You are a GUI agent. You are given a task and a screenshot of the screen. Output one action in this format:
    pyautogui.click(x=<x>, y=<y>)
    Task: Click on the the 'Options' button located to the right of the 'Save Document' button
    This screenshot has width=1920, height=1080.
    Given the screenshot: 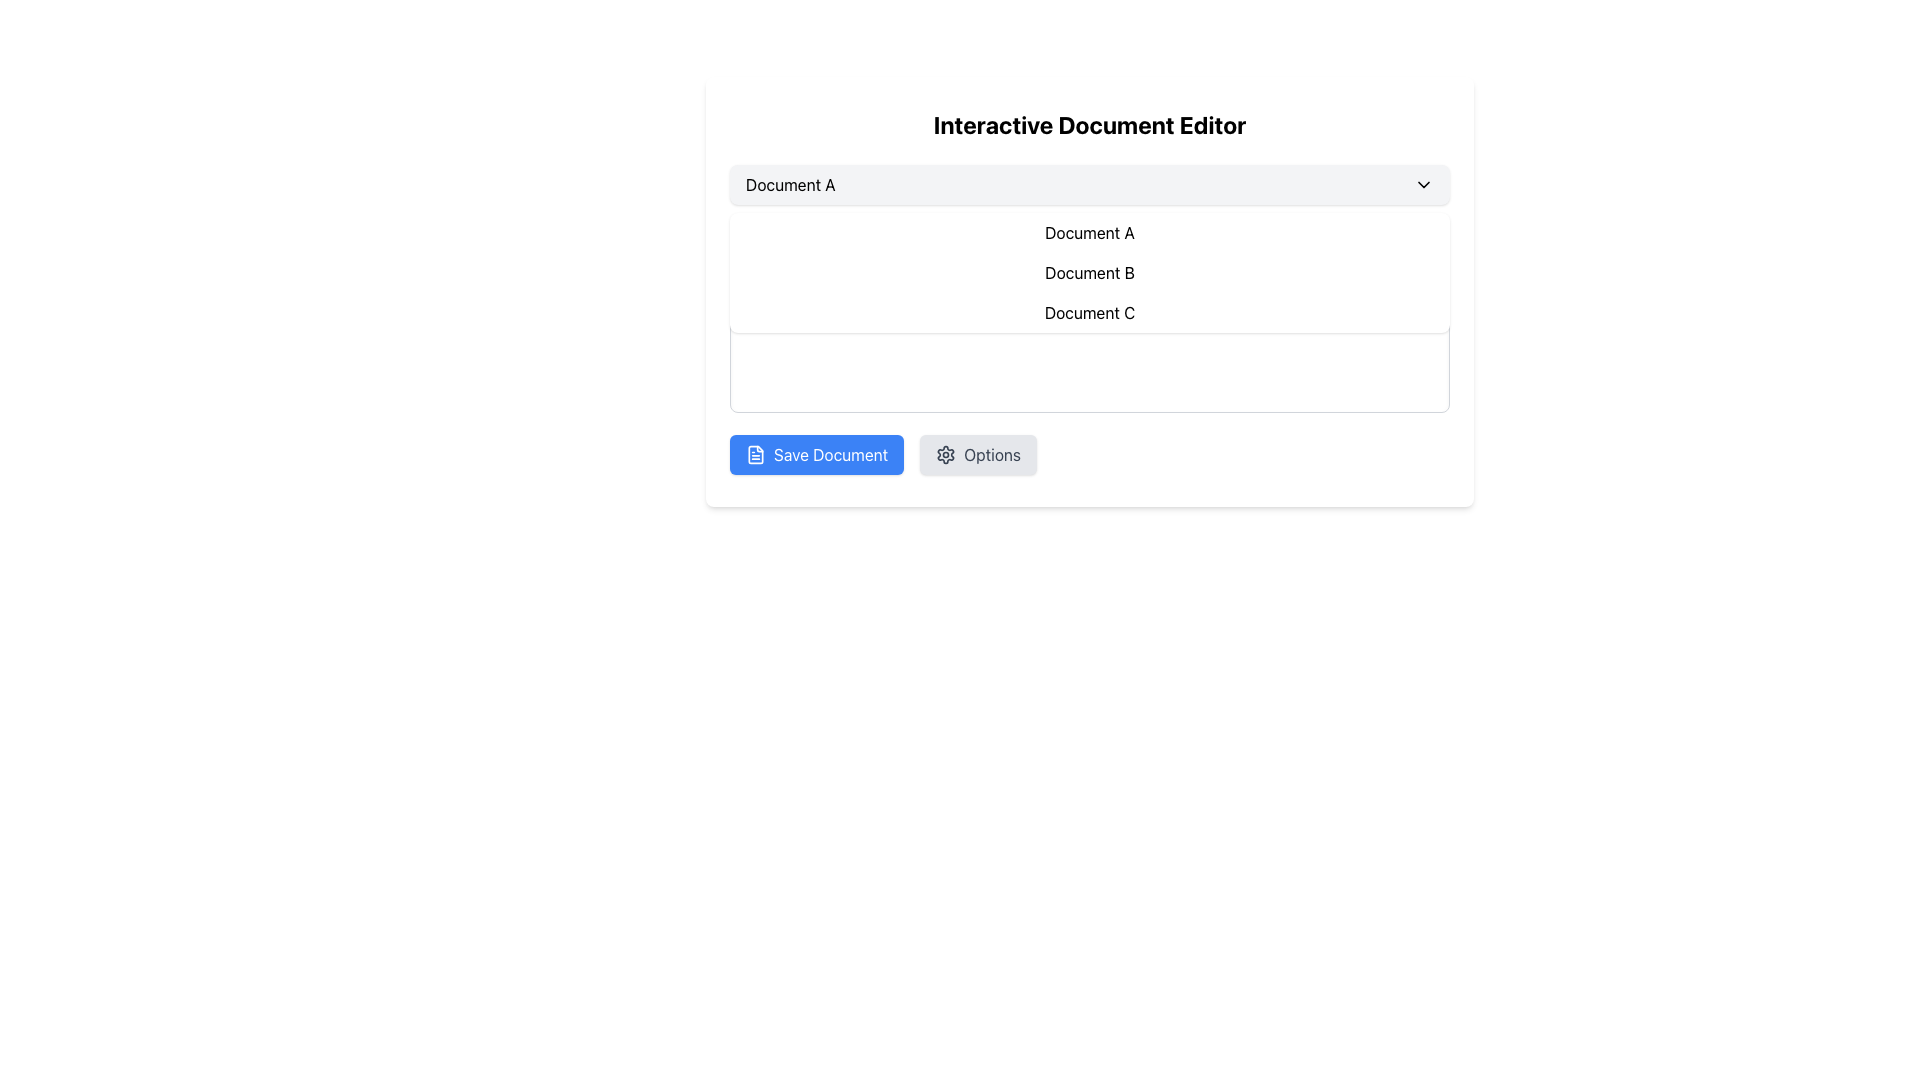 What is the action you would take?
    pyautogui.click(x=978, y=455)
    